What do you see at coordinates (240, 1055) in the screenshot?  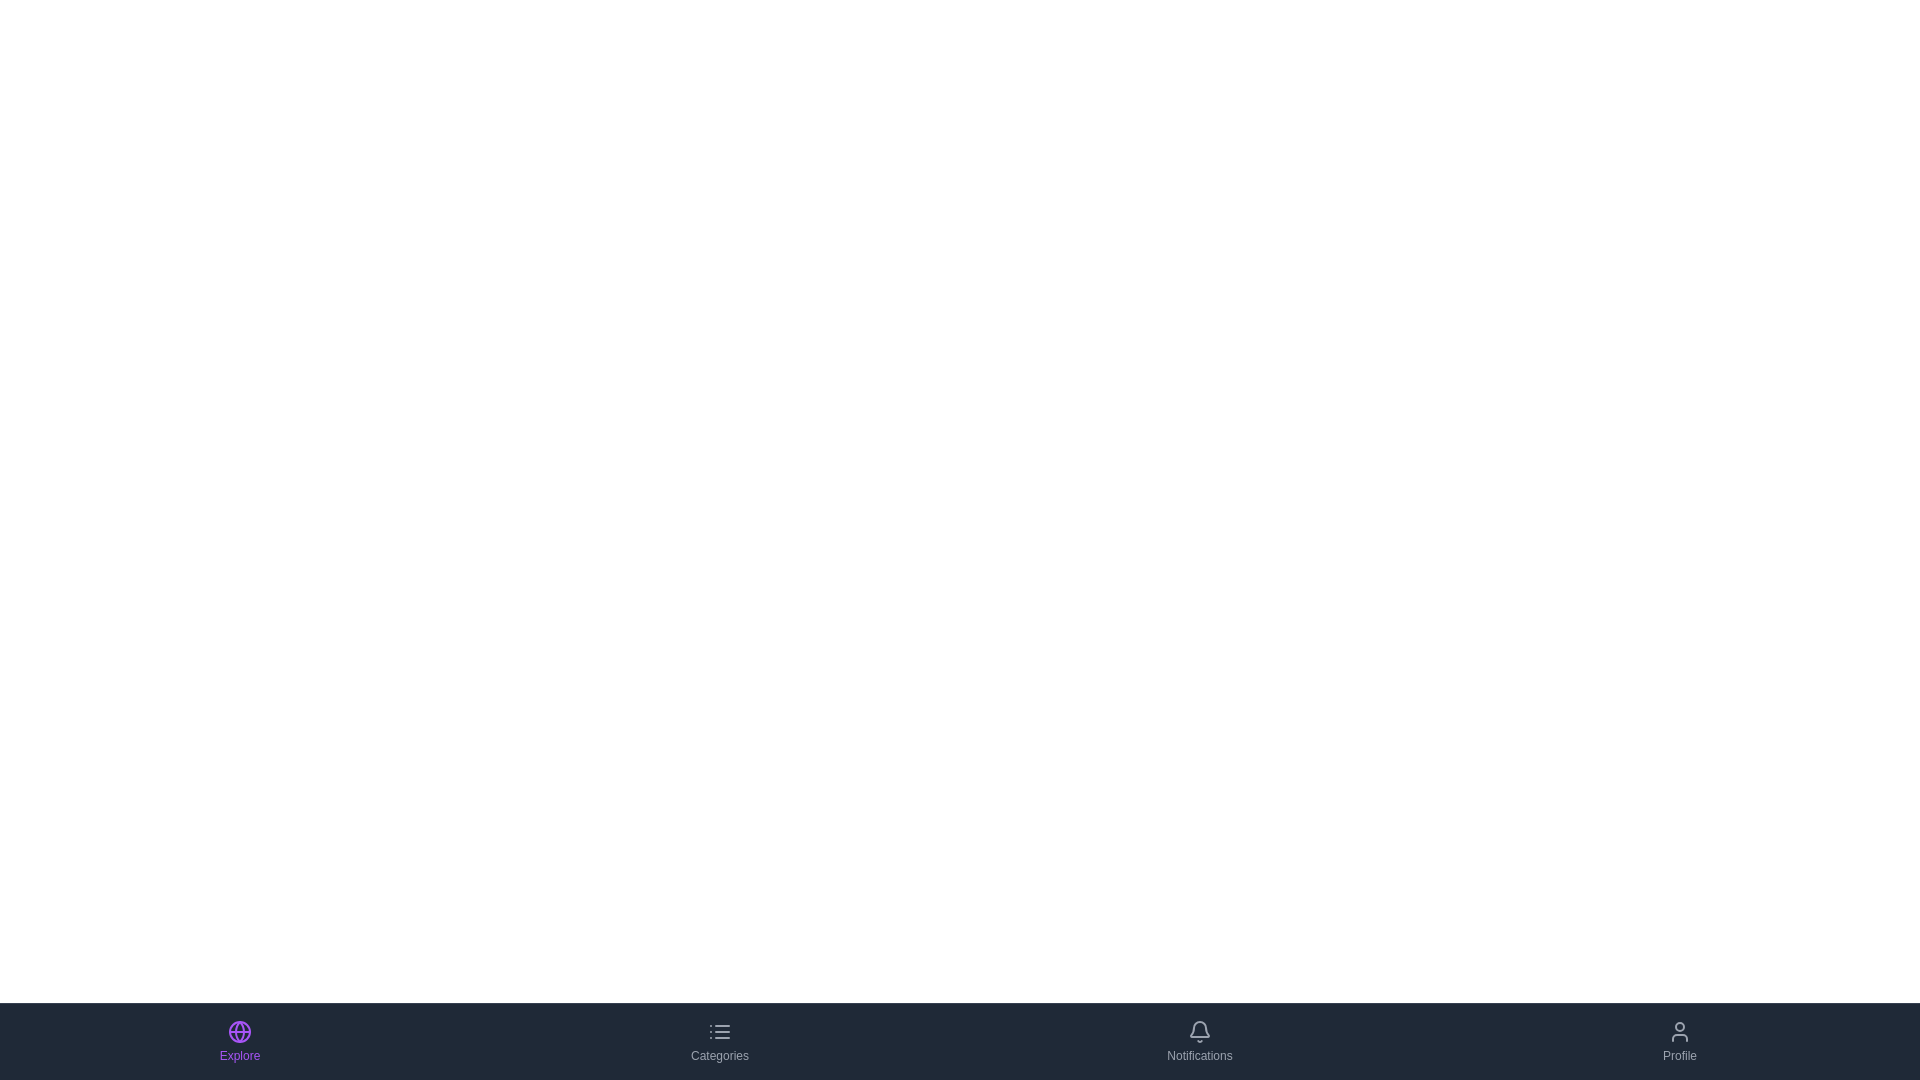 I see `the descriptive text label that provides context for the 'Explore' navigation option, located below the globe icon in the bottom navigation bar` at bounding box center [240, 1055].